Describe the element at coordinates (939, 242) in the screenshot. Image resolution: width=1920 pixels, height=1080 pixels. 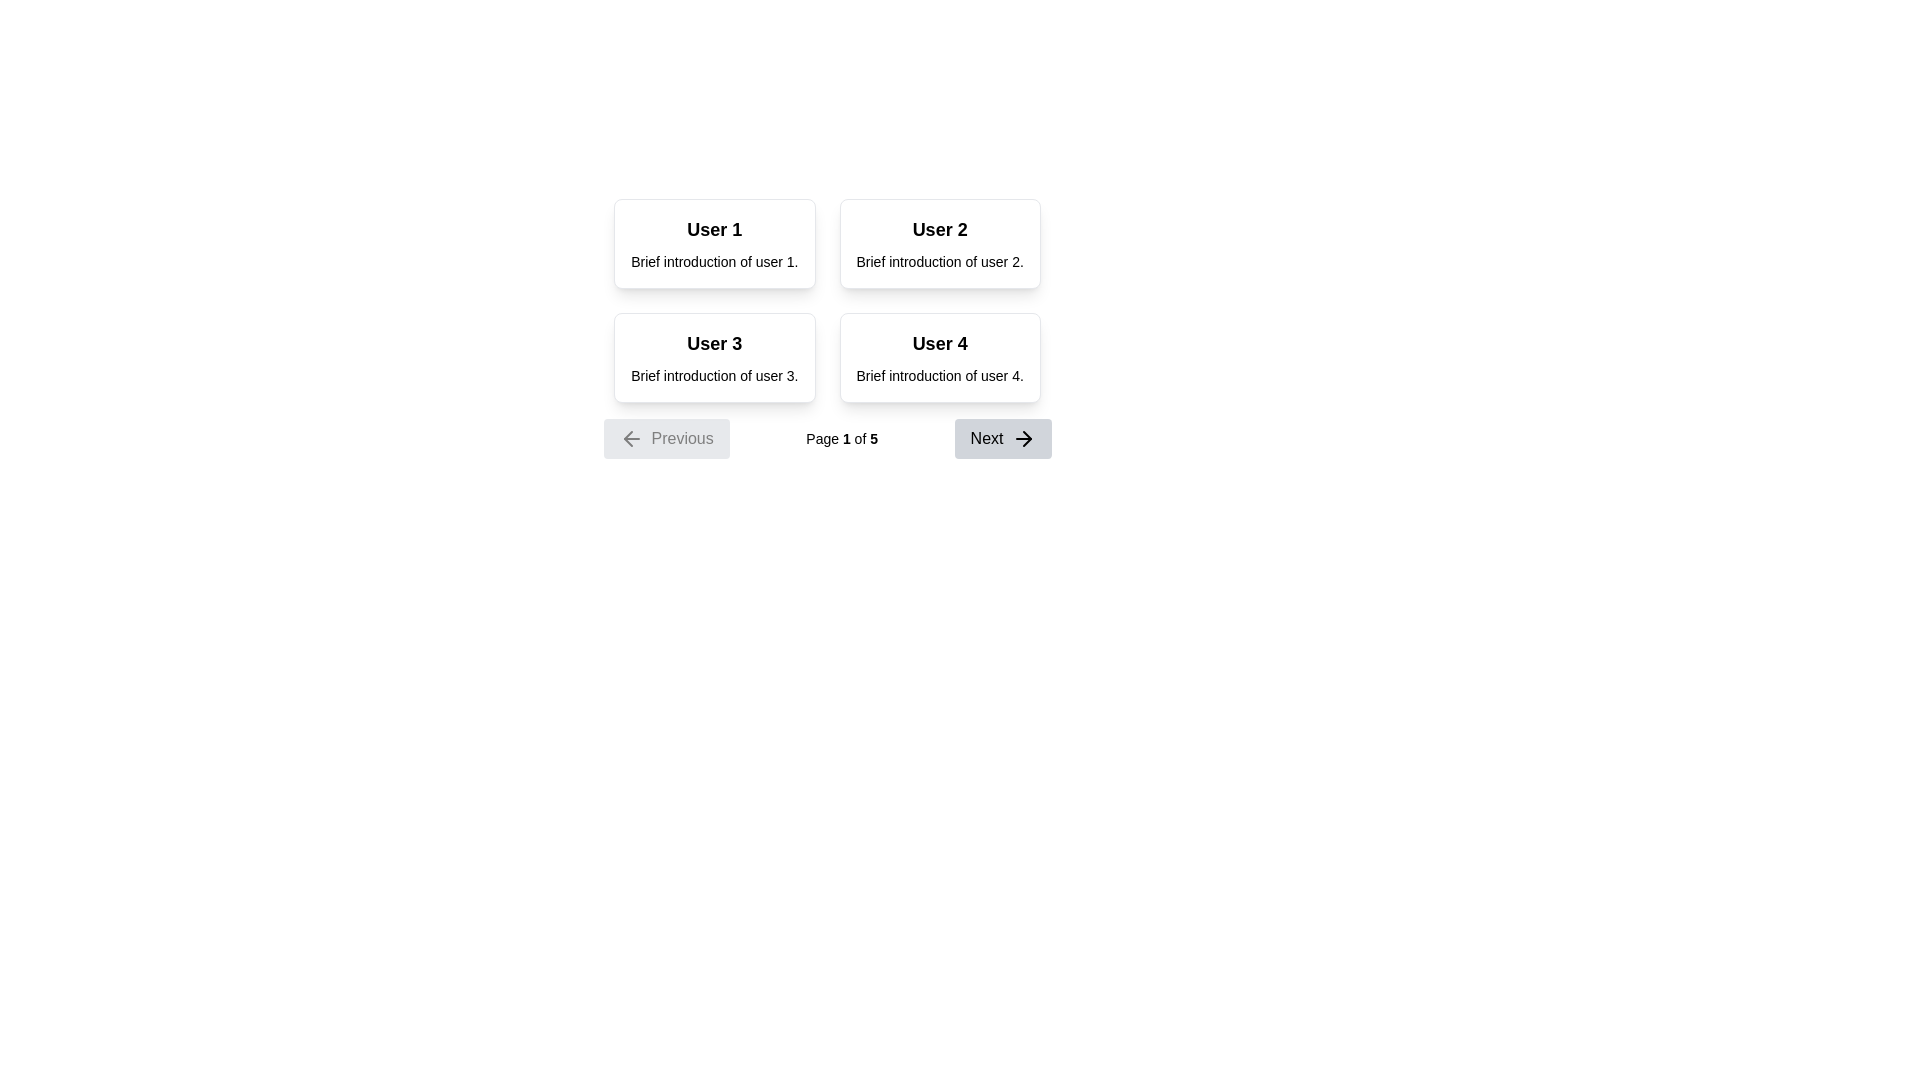
I see `the user profile summary card located in the top-right position of the grid, which displays the user's name and brief description` at that location.